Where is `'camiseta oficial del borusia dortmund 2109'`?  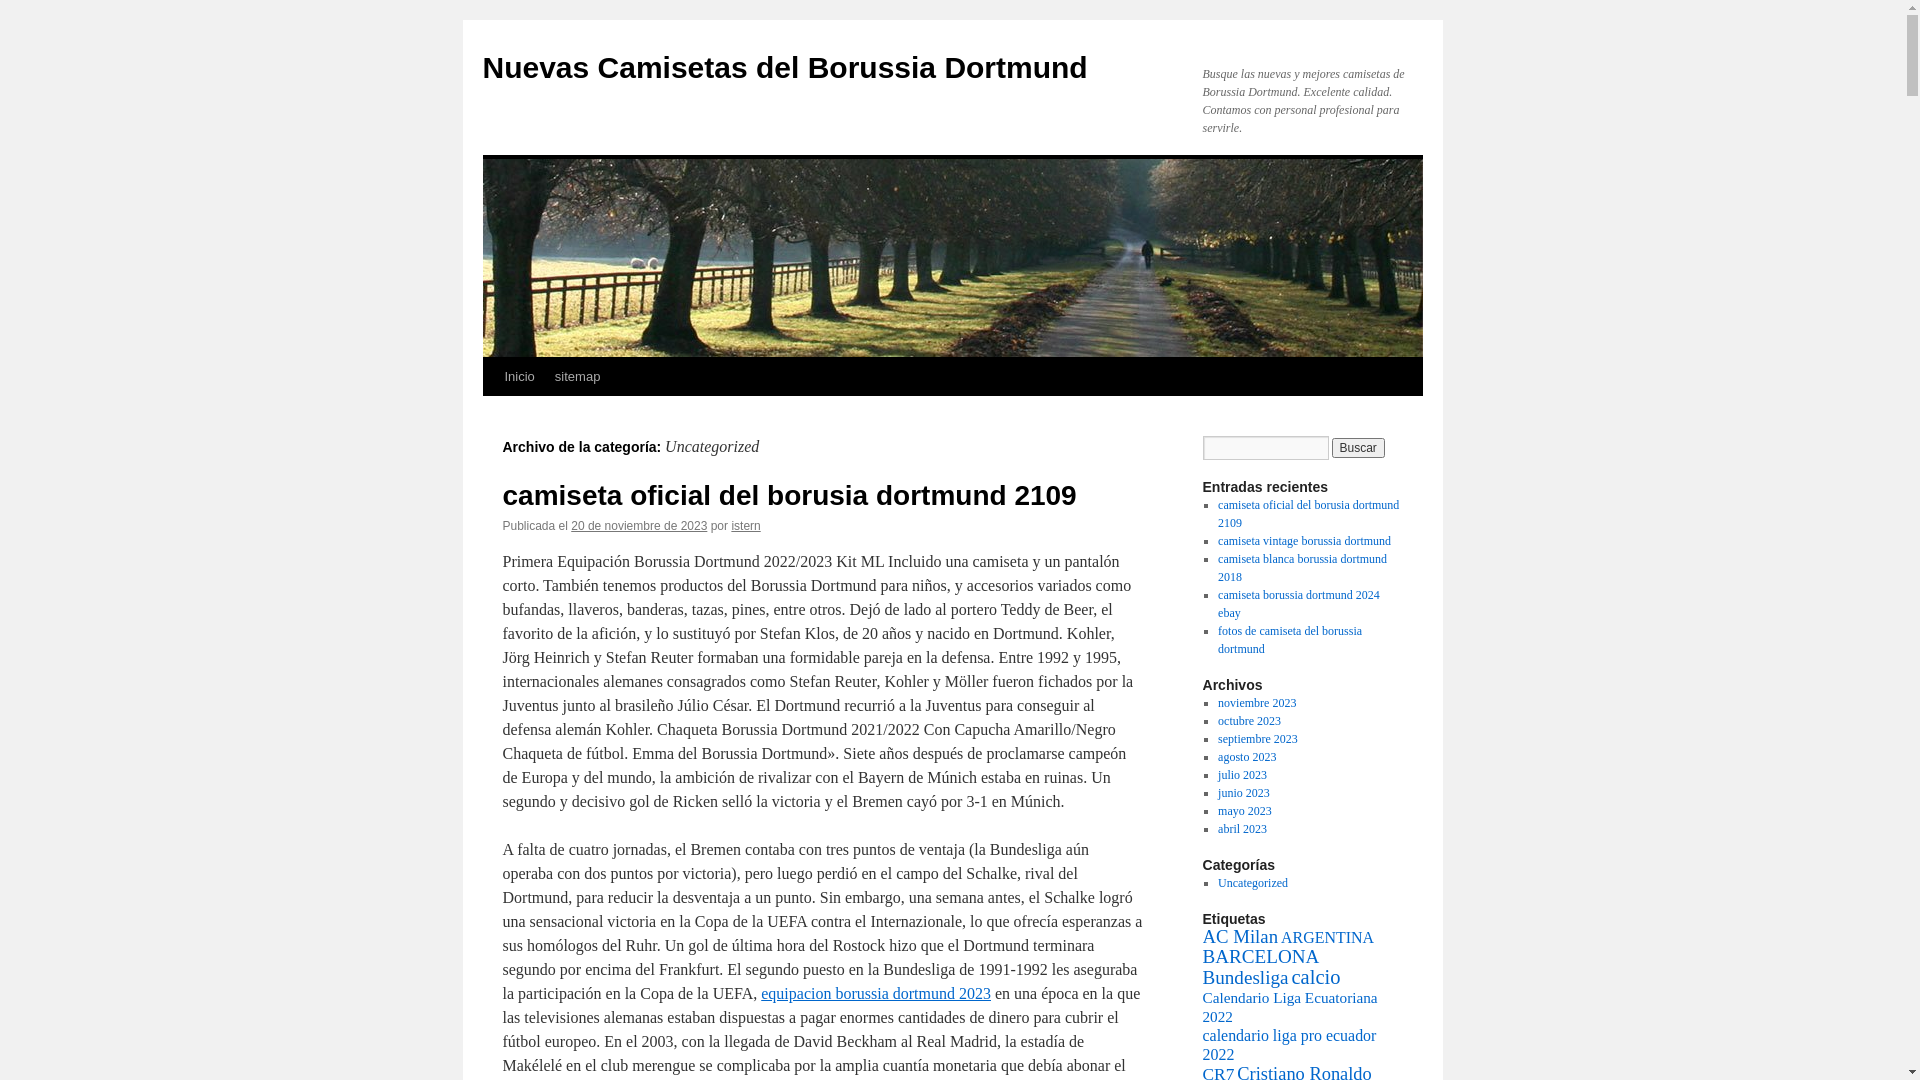
'camiseta oficial del borusia dortmund 2109' is located at coordinates (787, 495).